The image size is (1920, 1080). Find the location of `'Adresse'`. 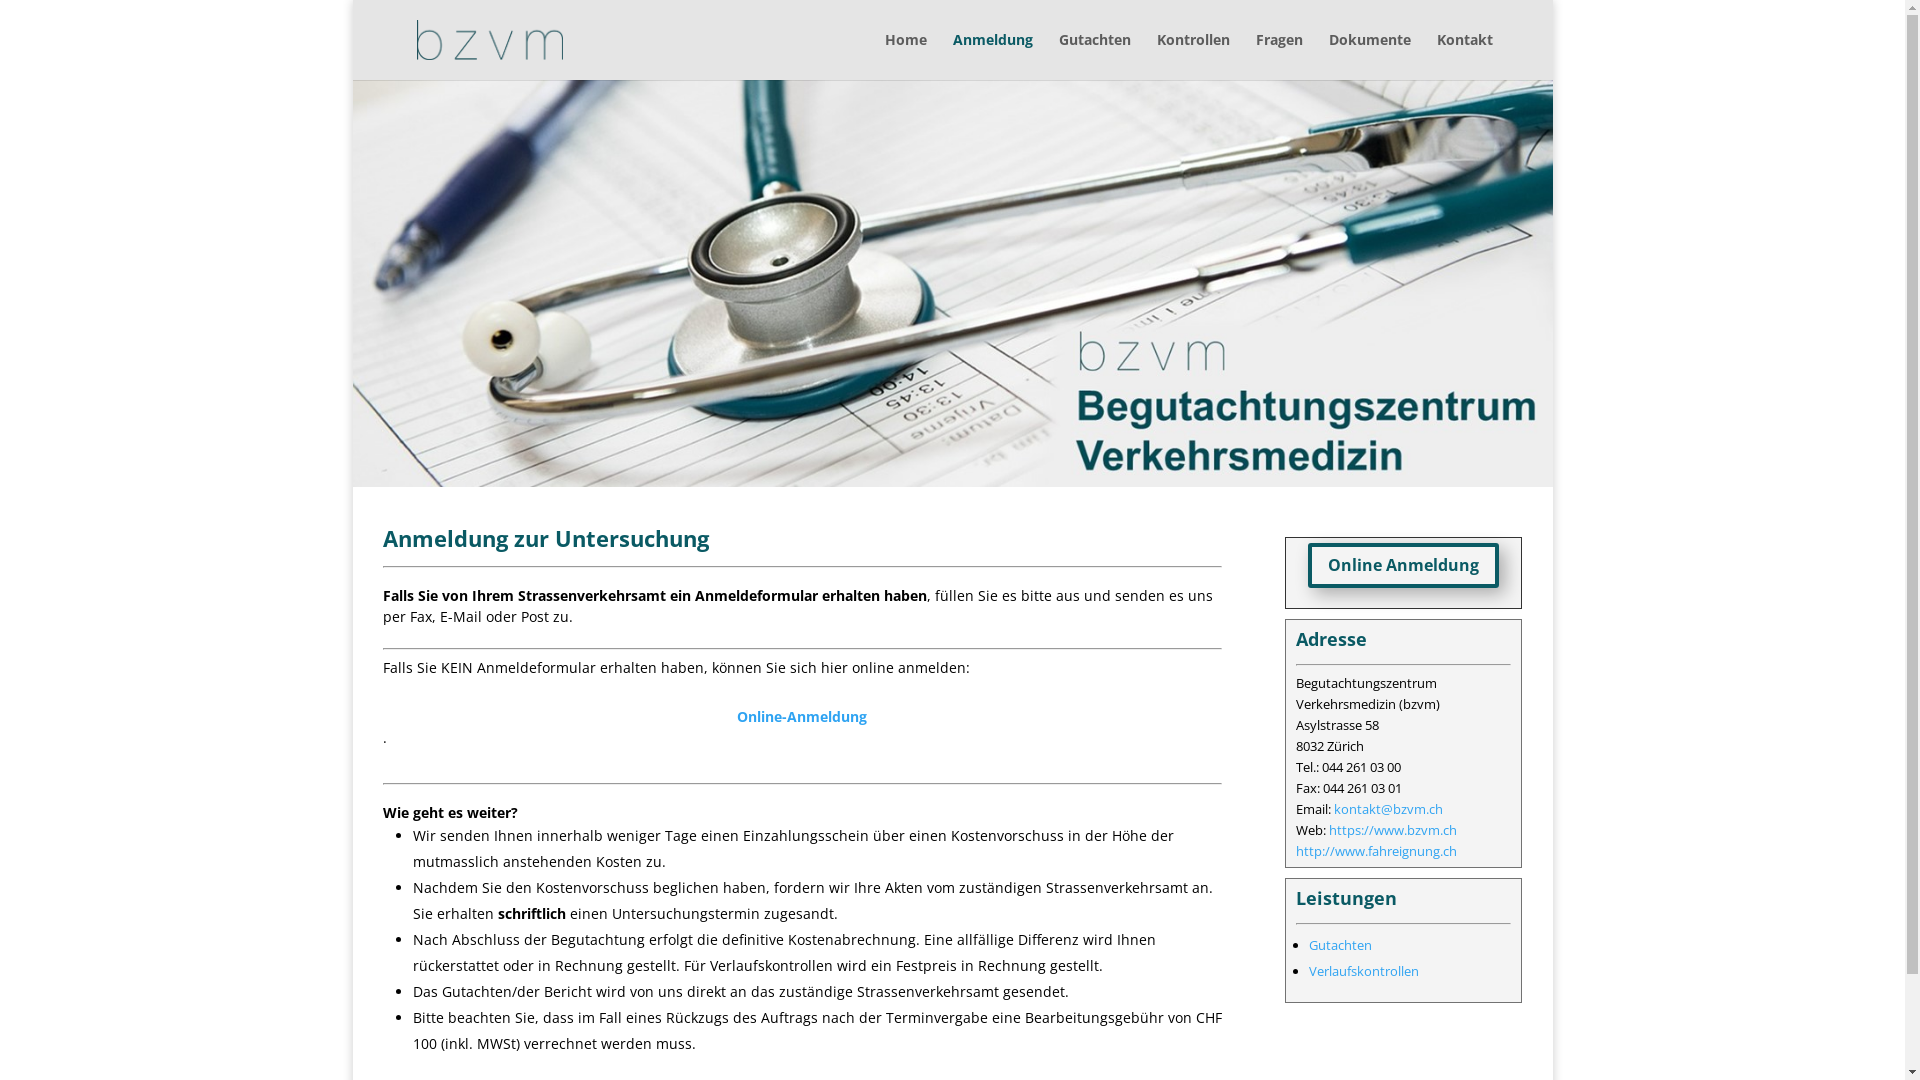

'Adresse' is located at coordinates (1296, 639).